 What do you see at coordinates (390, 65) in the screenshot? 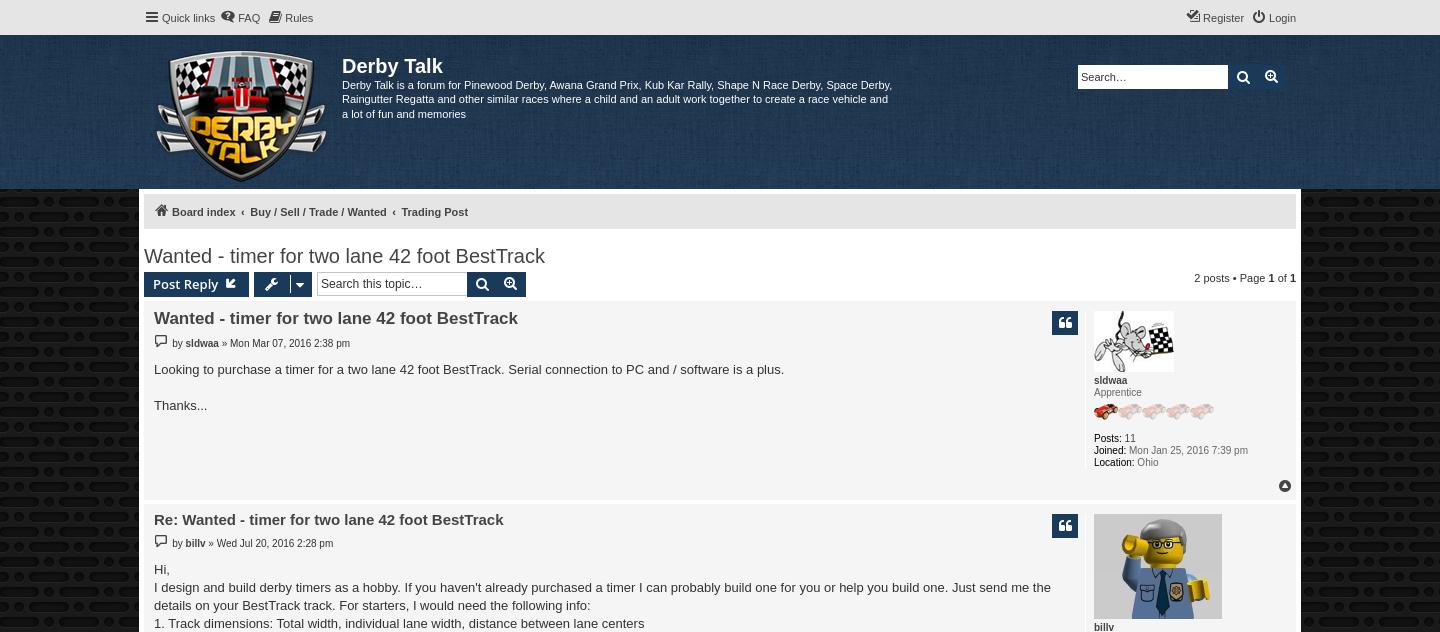
I see `'Derby Talk'` at bounding box center [390, 65].